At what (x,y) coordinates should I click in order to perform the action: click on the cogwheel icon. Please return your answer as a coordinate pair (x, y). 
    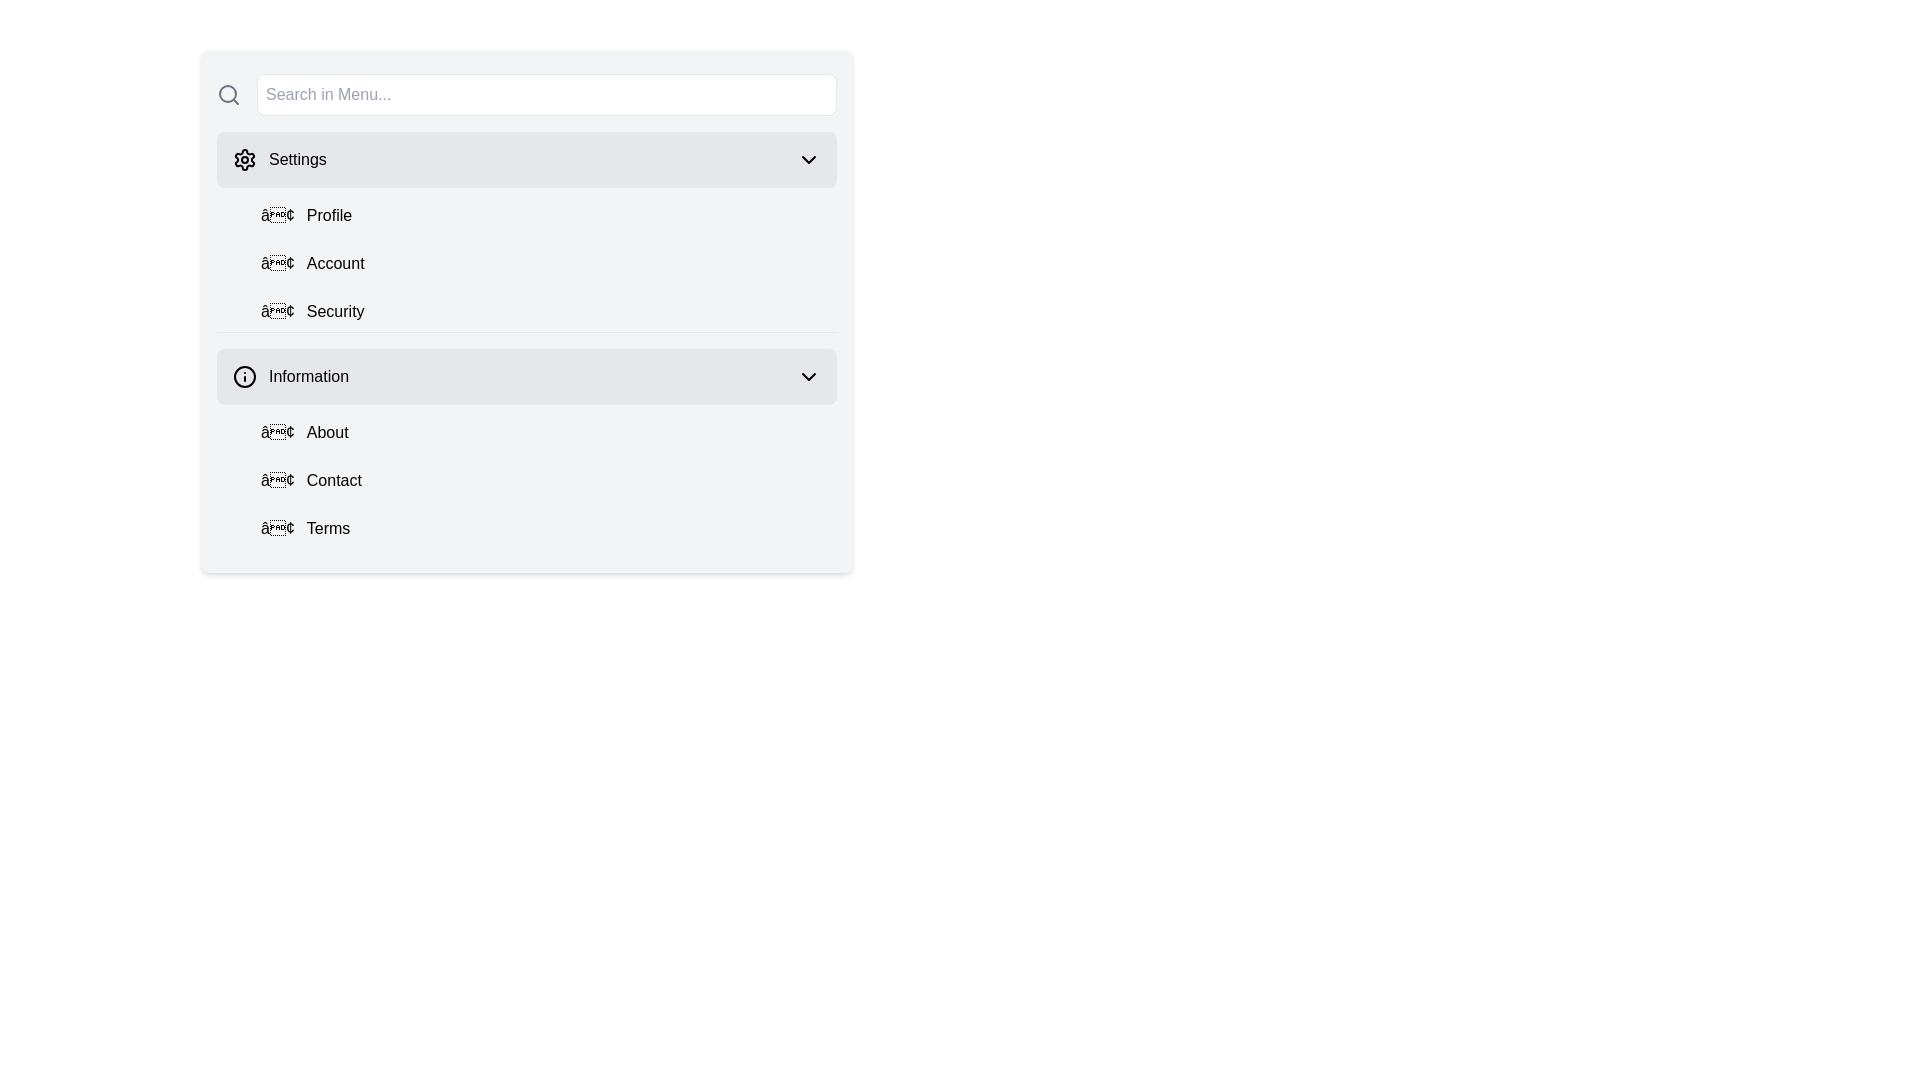
    Looking at the image, I should click on (243, 158).